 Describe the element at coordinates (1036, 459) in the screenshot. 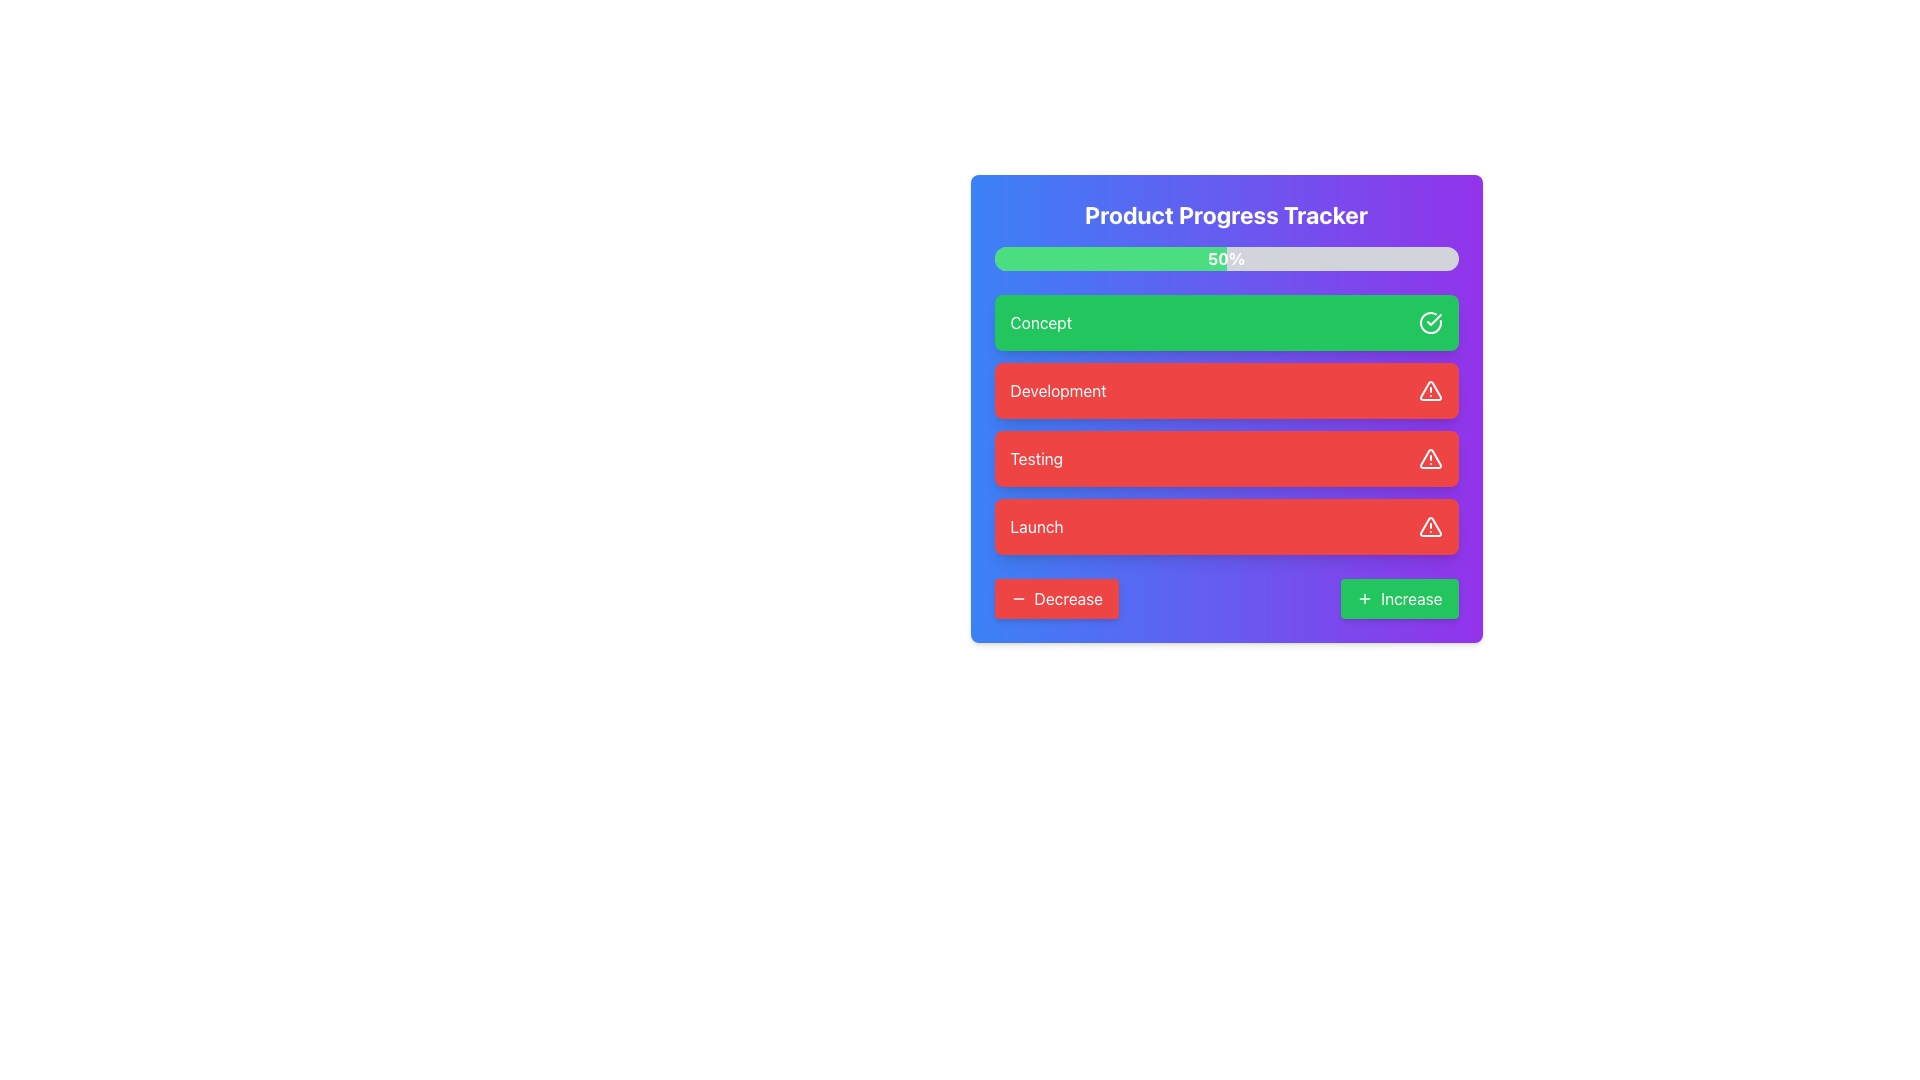

I see `the text label displaying 'Testing' with a red background, which is the third item in a vertical list of buttons in the main content area, positioned under the 'Development' button and above the 'Launch' button` at that location.